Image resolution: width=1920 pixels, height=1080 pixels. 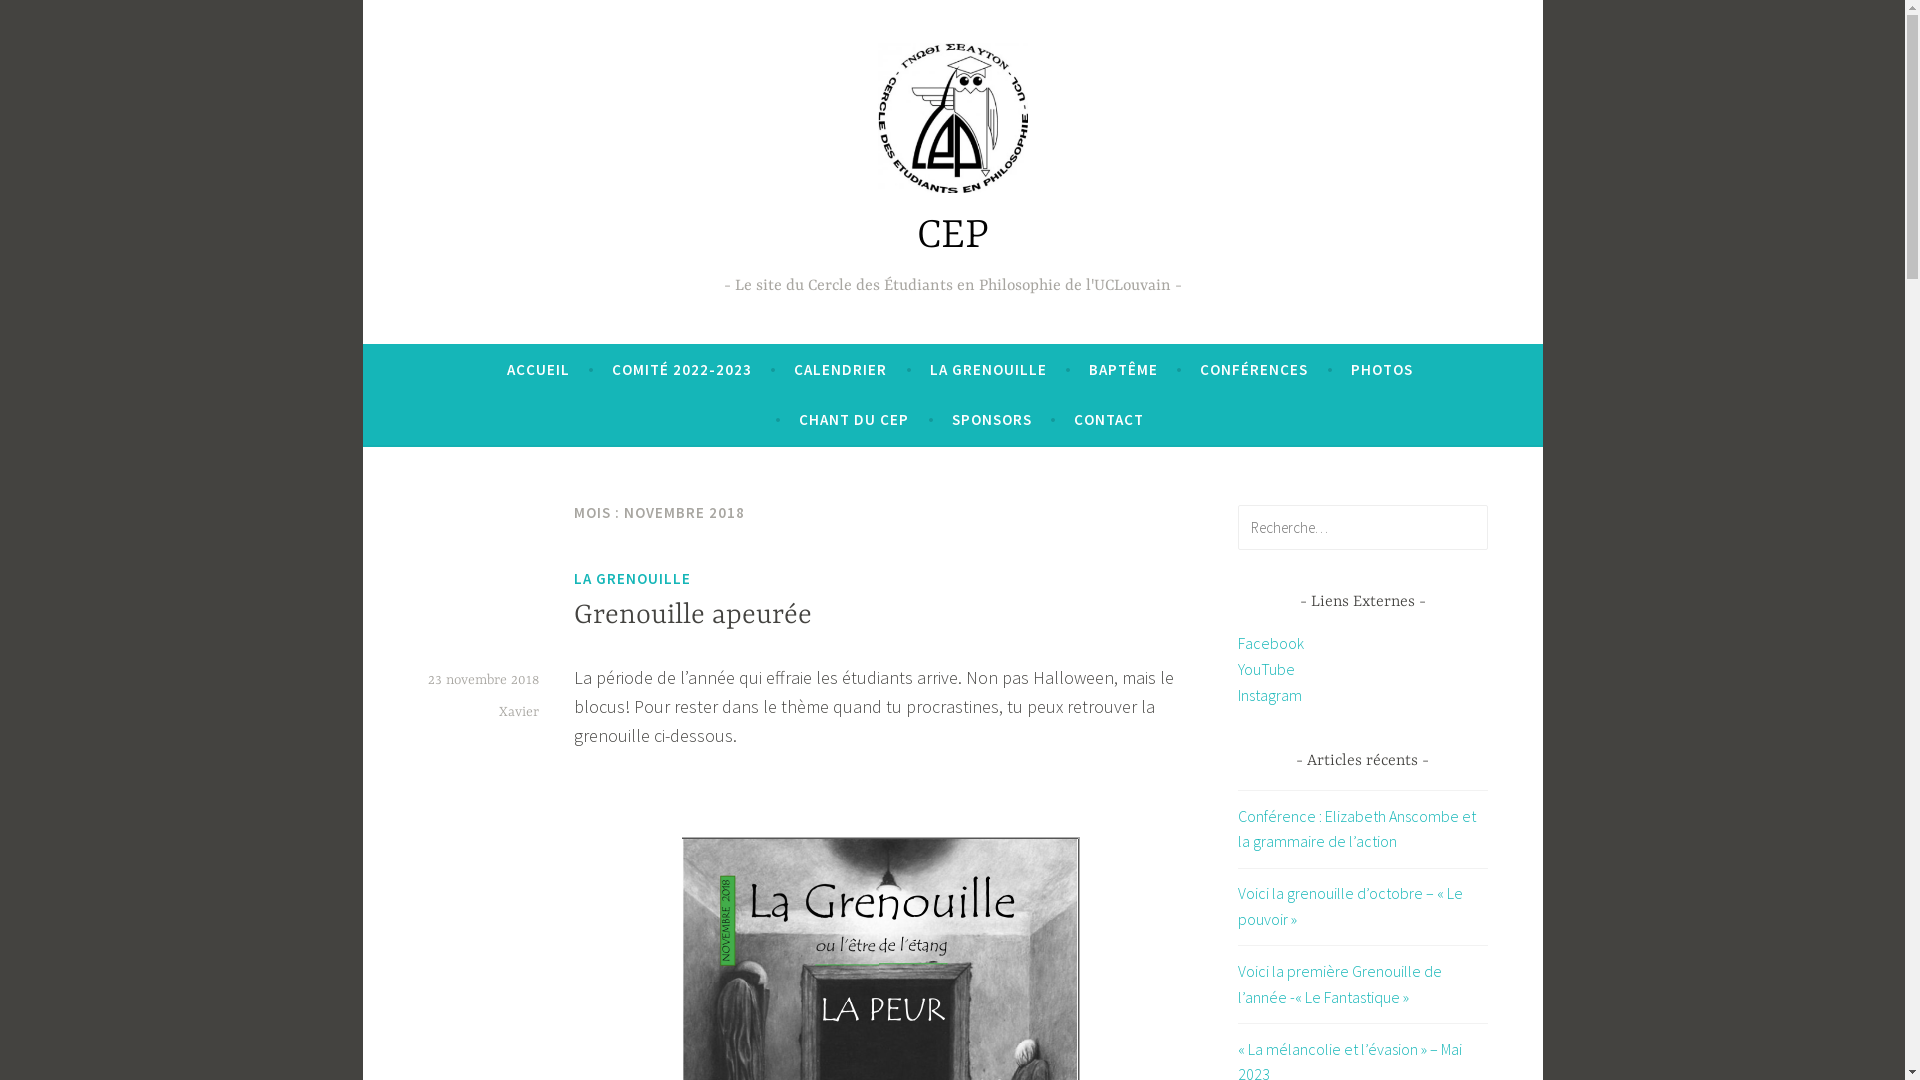 I want to click on 'Rechercher', so click(x=64, y=19).